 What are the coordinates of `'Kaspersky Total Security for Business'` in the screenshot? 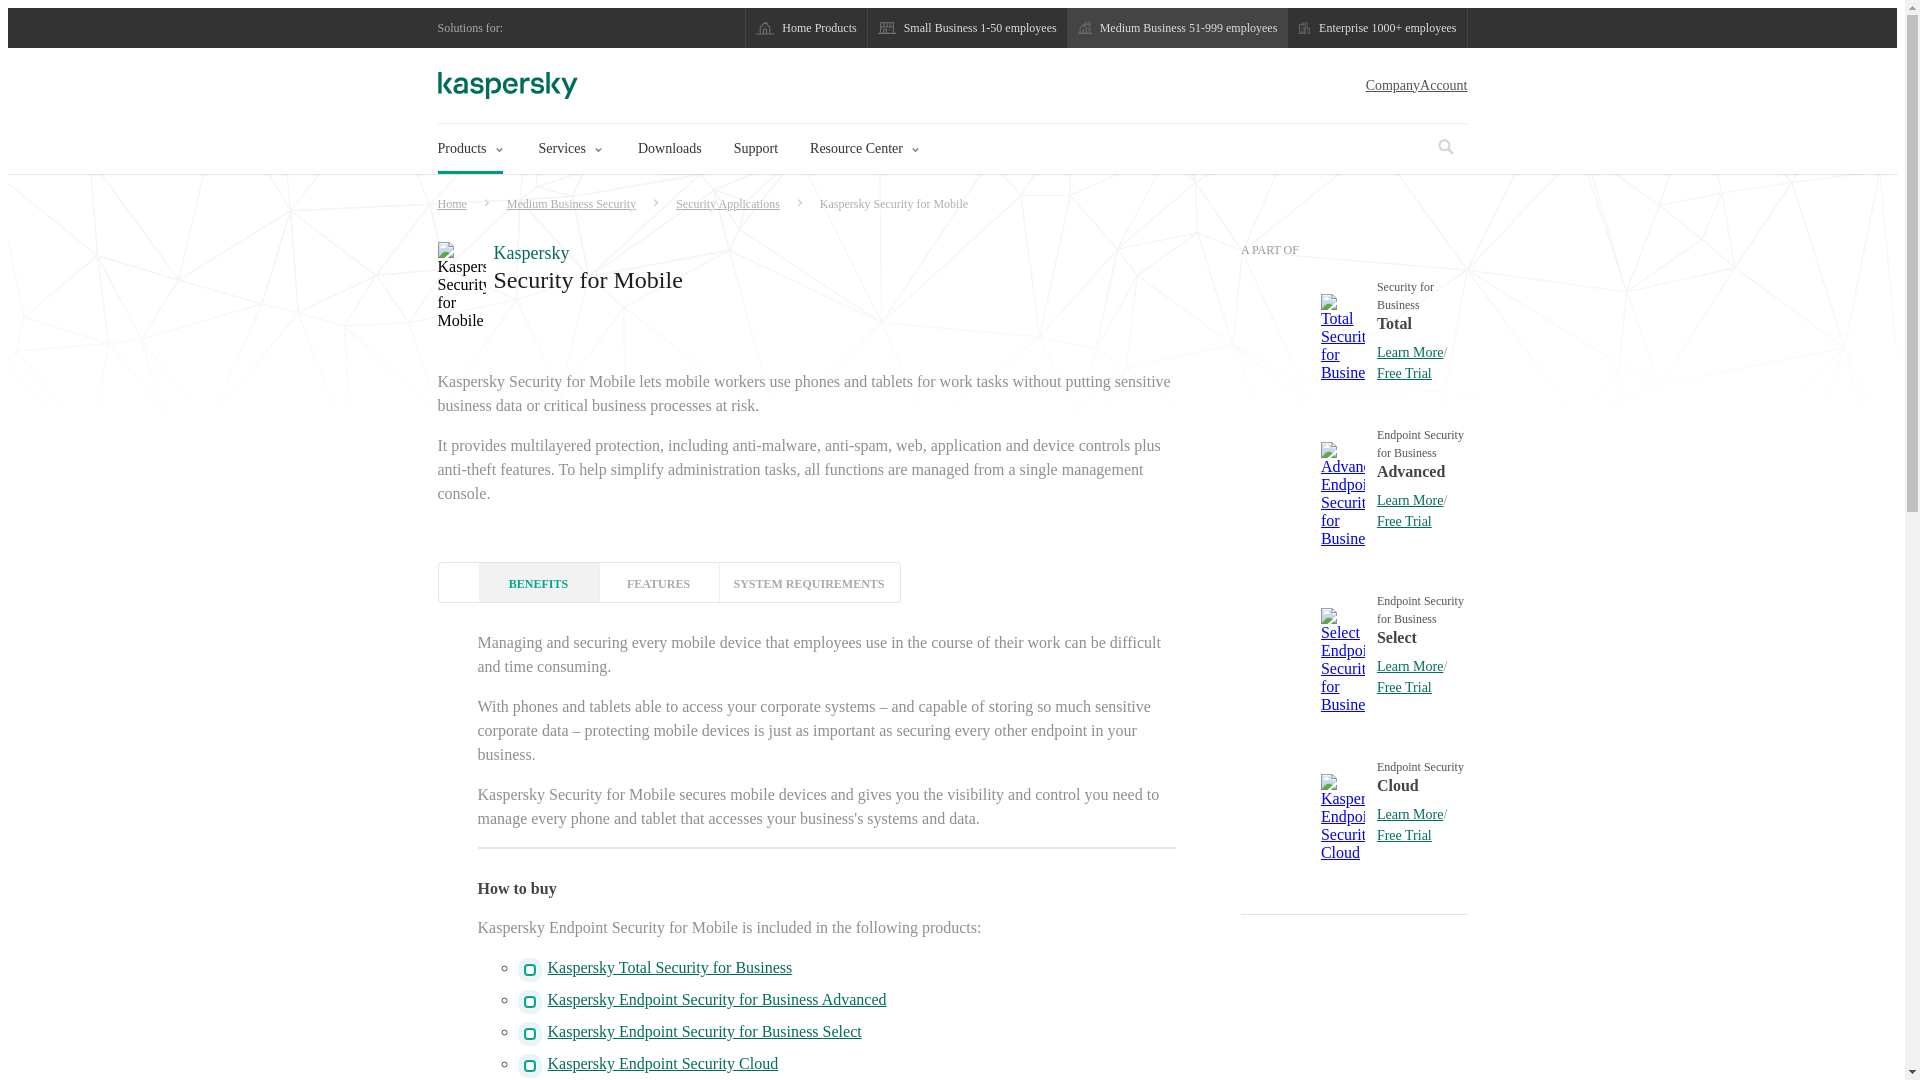 It's located at (670, 966).